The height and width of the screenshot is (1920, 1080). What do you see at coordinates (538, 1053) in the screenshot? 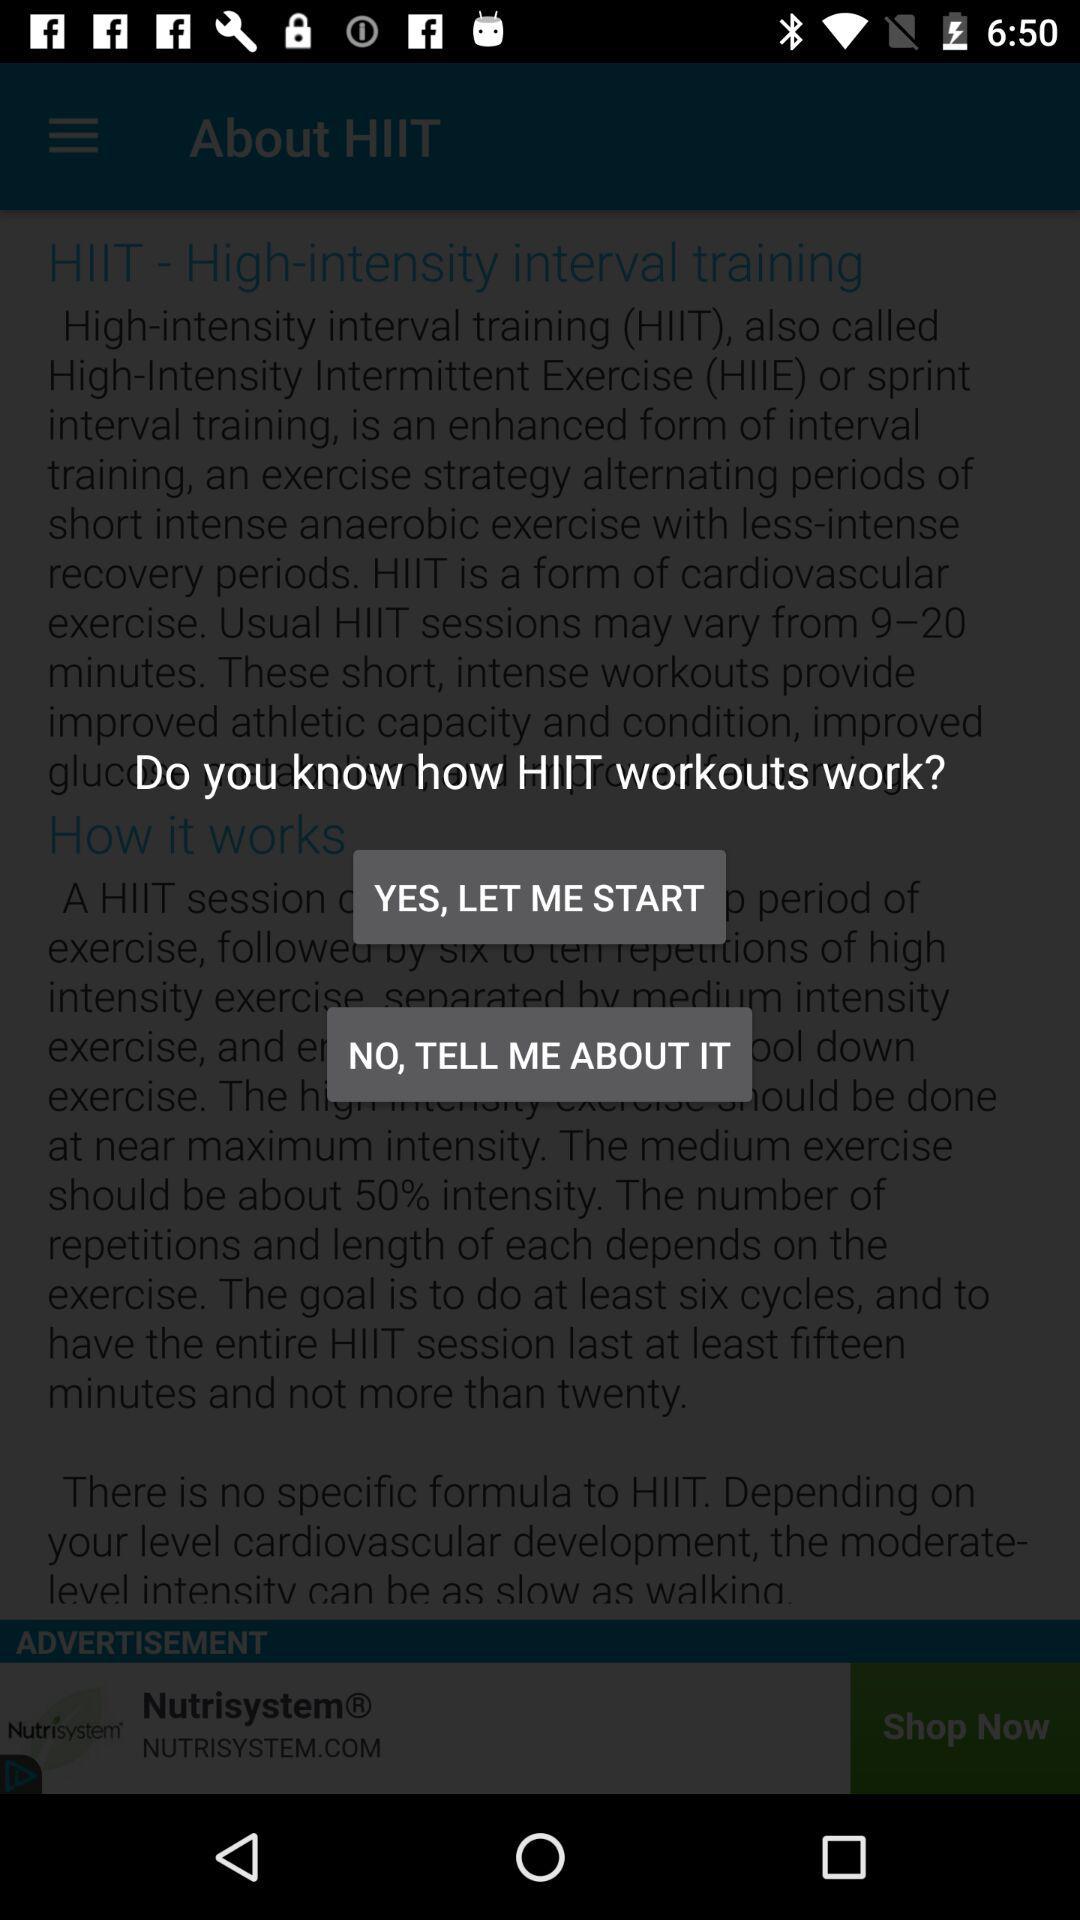
I see `no tell me icon` at bounding box center [538, 1053].